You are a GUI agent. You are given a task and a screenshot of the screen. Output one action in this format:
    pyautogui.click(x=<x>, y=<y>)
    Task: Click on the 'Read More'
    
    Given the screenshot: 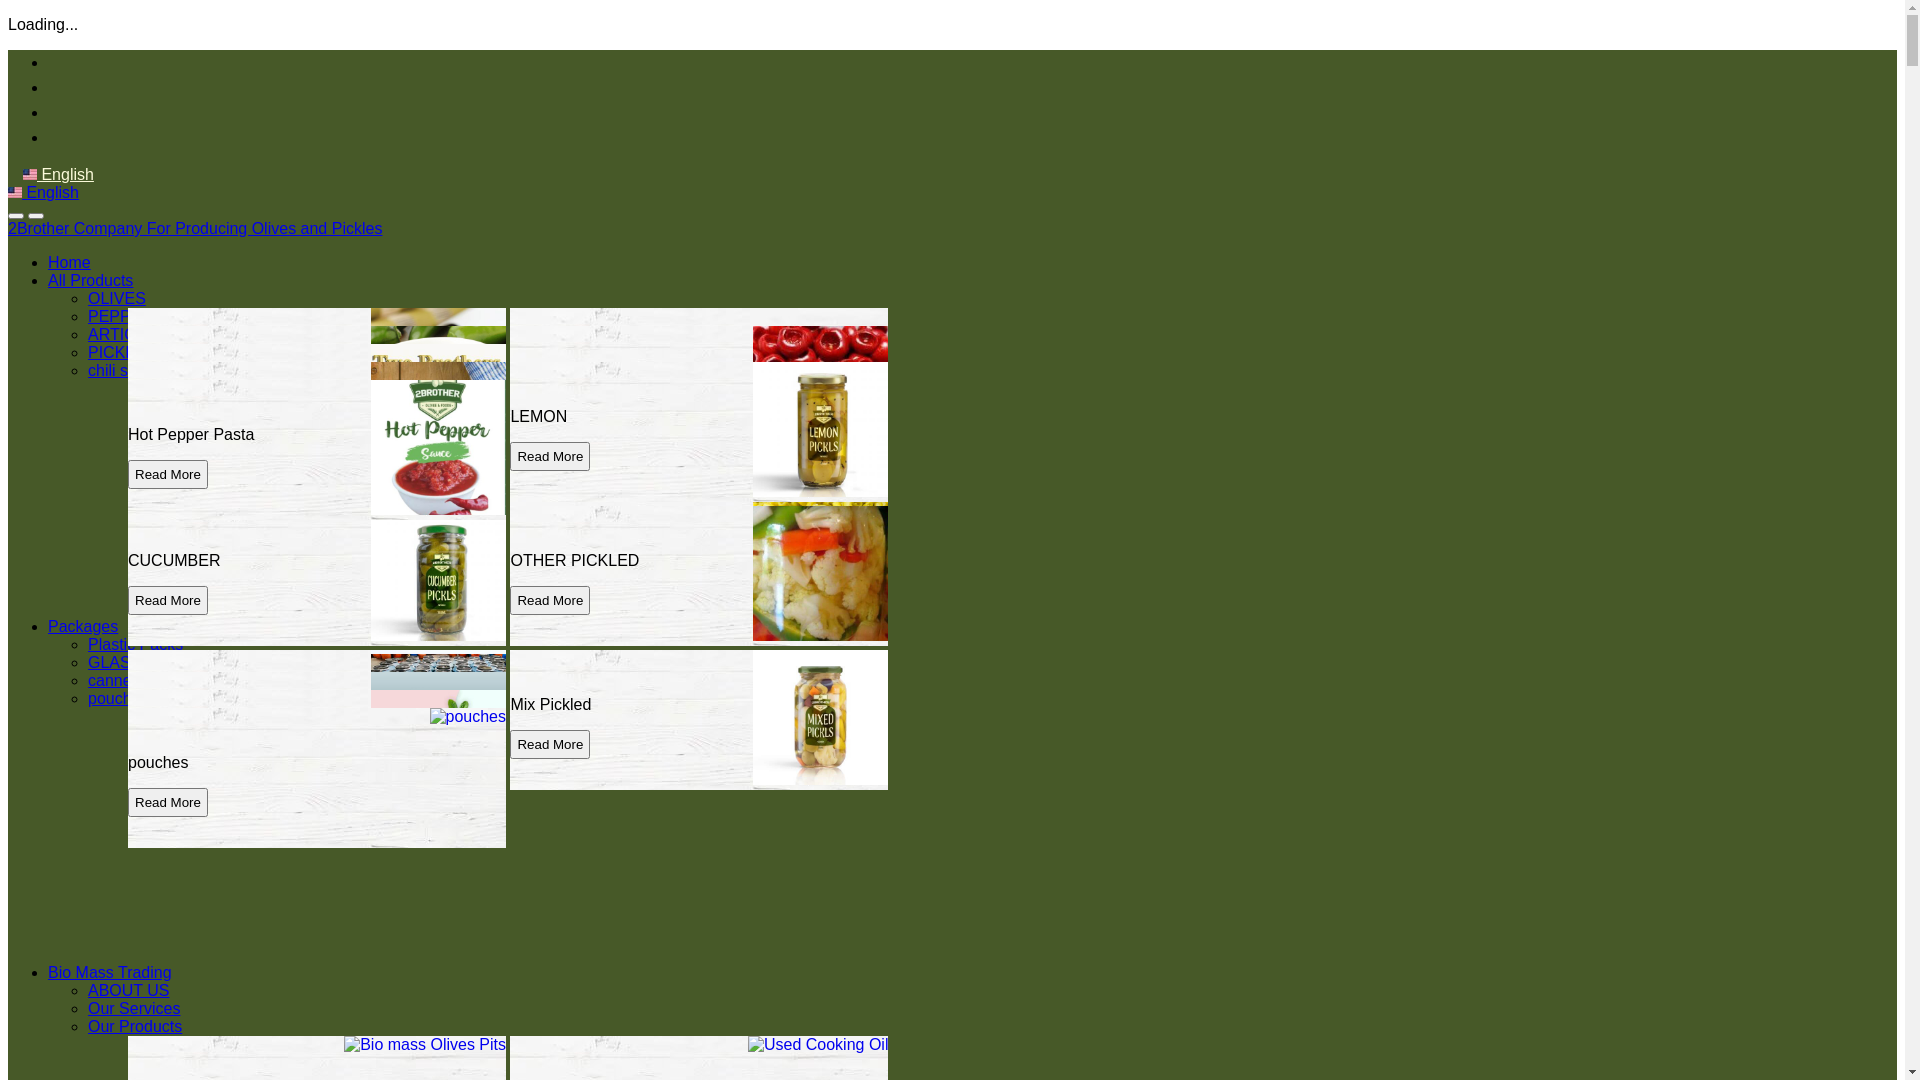 What is the action you would take?
    pyautogui.click(x=550, y=419)
    